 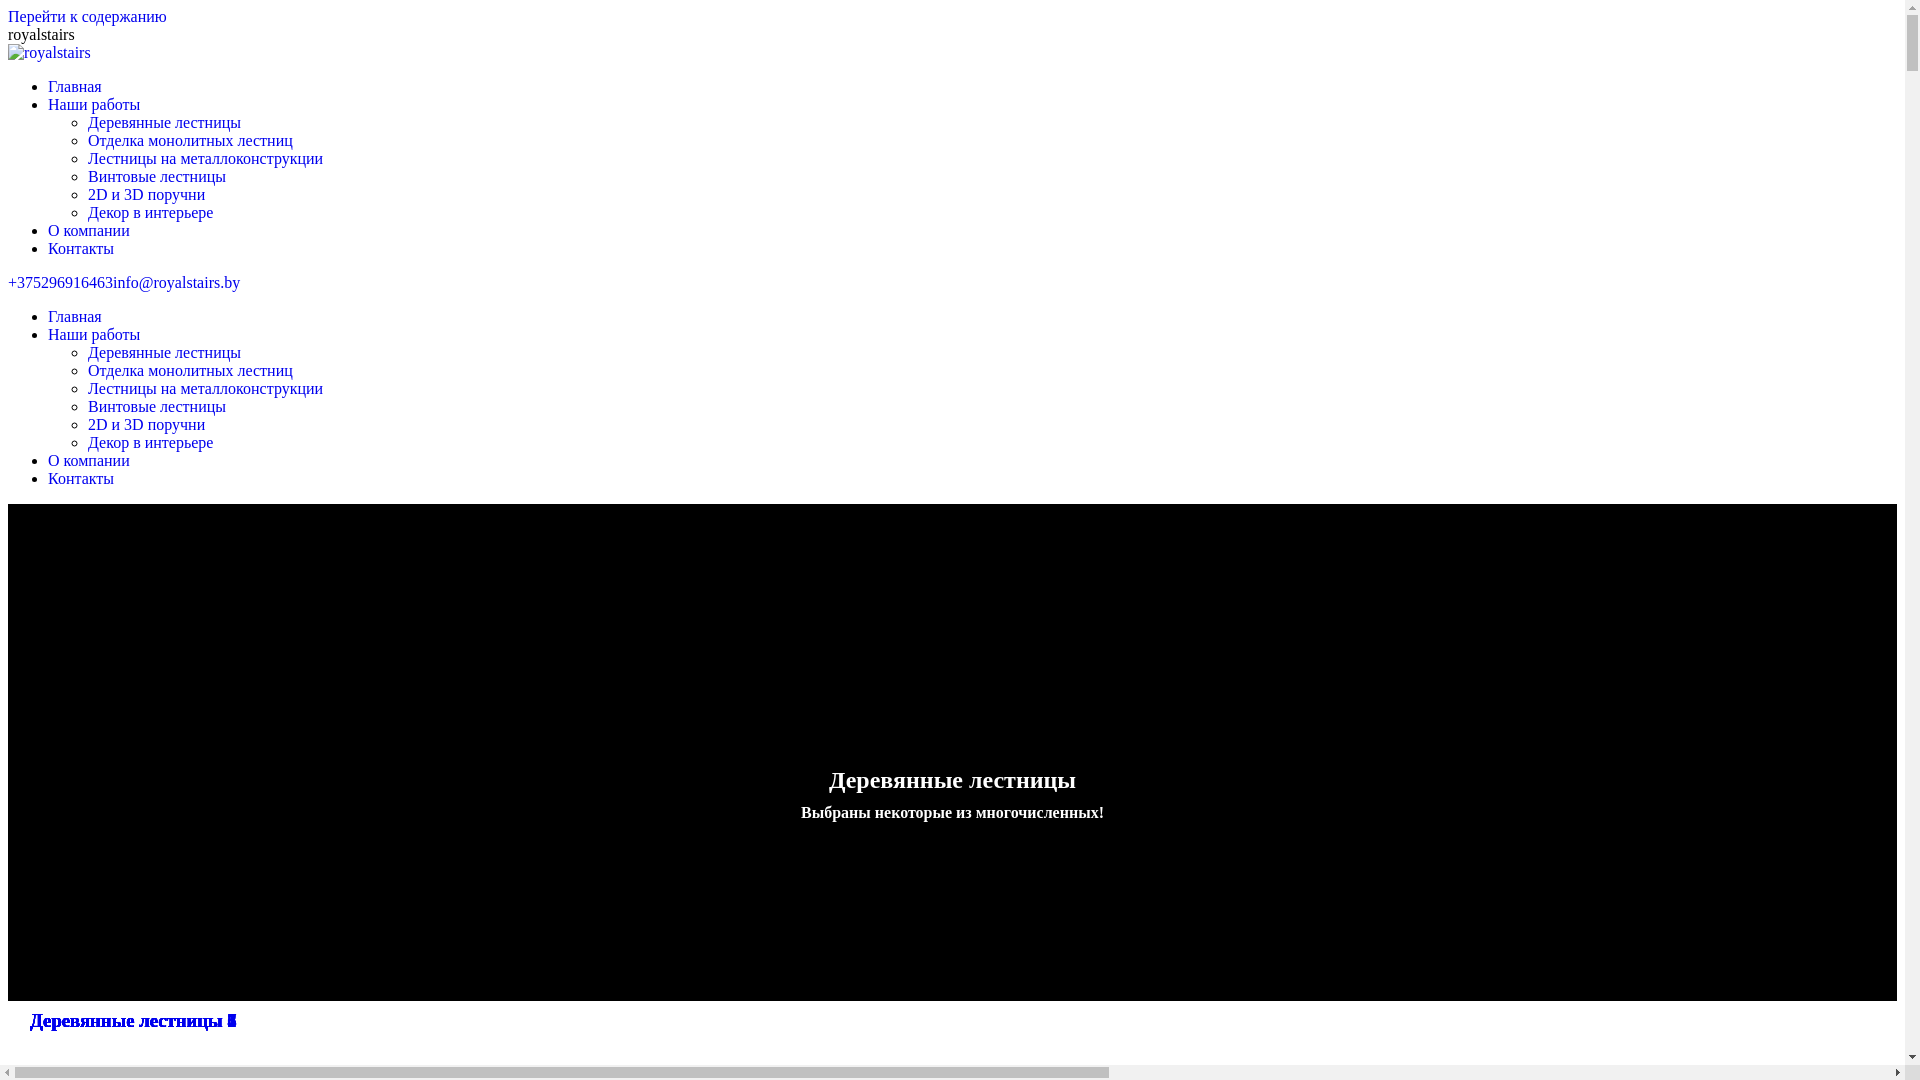 I want to click on '+375296916463', so click(x=60, y=282).